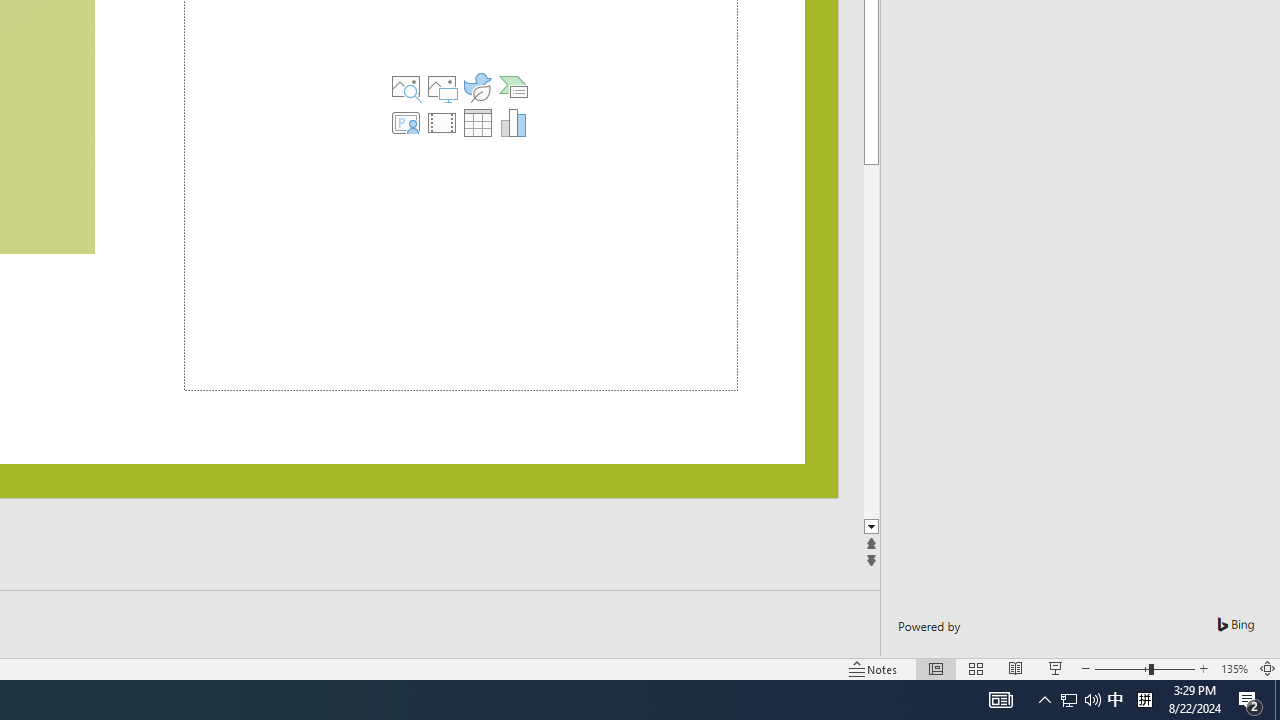 The height and width of the screenshot is (720, 1280). What do you see at coordinates (513, 86) in the screenshot?
I see `'Insert a SmartArt Graphic'` at bounding box center [513, 86].